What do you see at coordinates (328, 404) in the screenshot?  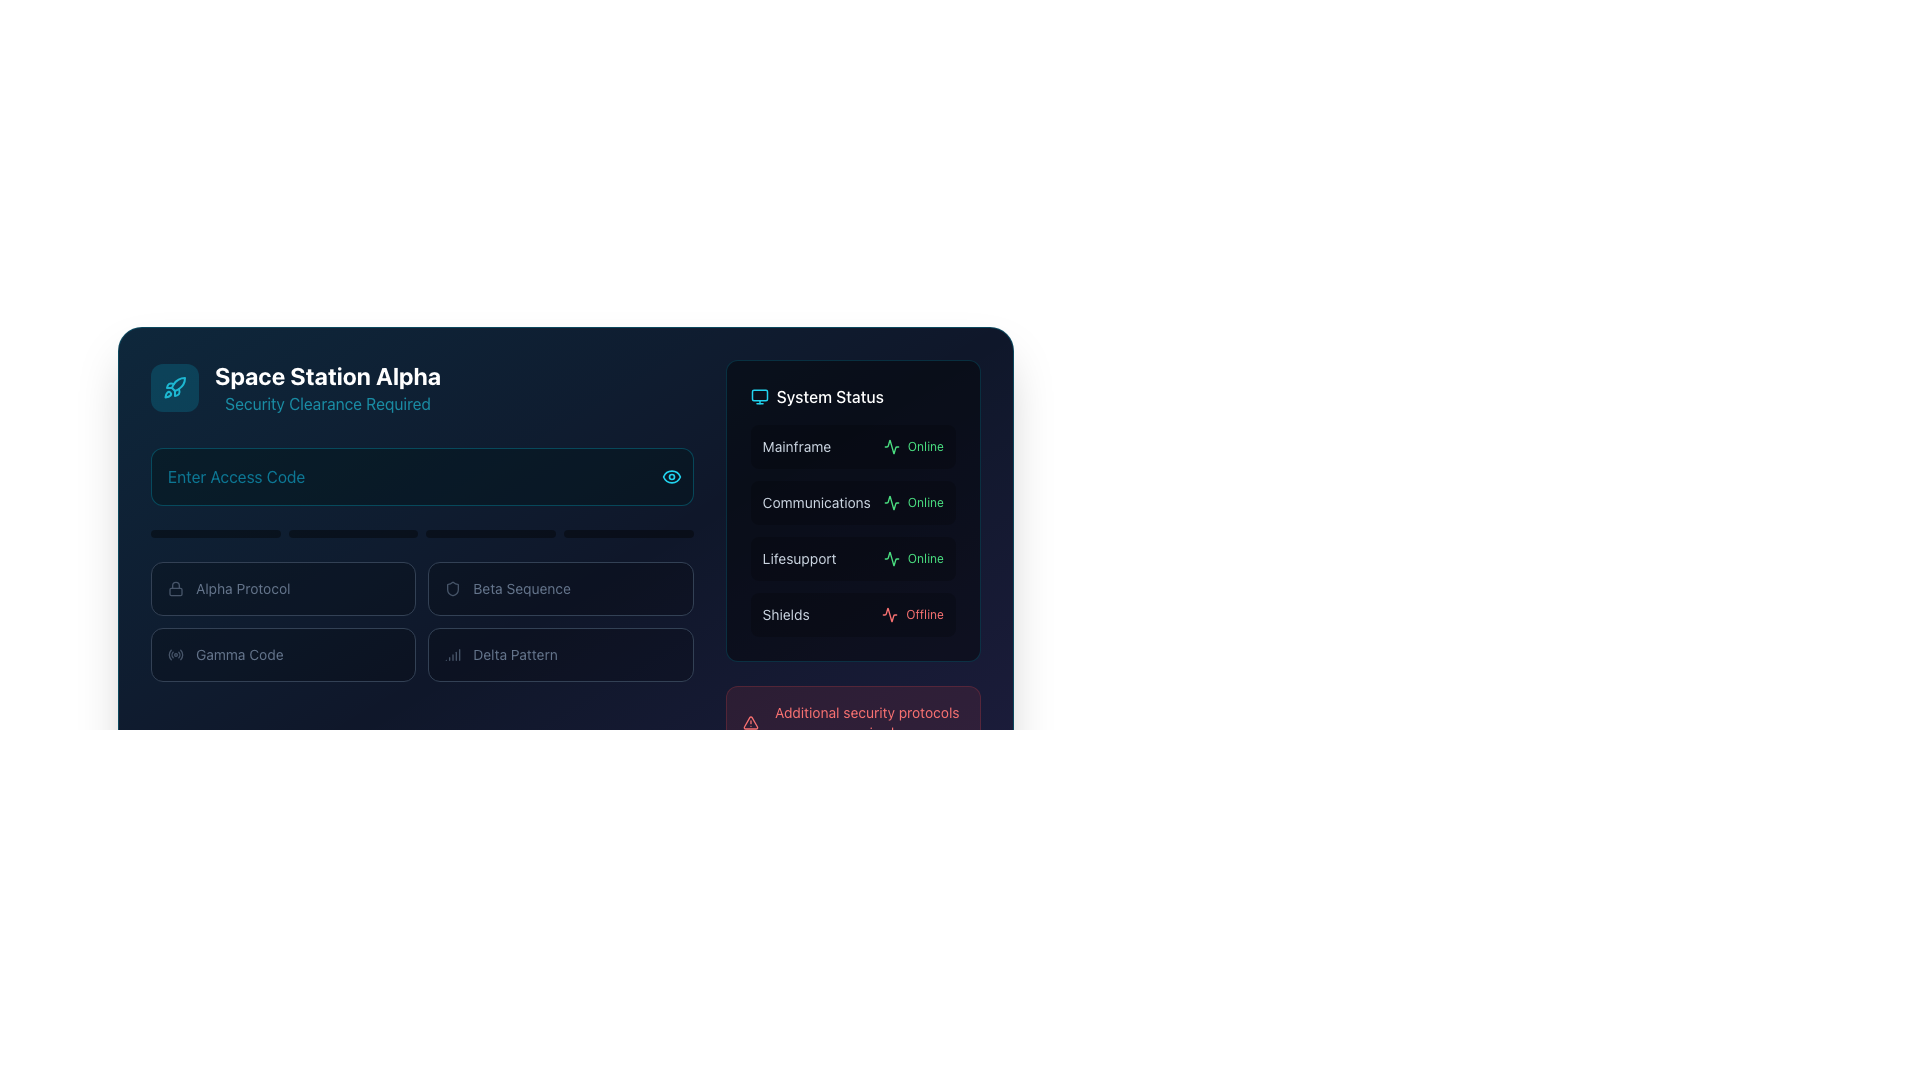 I see `the text label displaying 'Security Clearance Required' which is styled in cyan and located under 'Space Station Alpha'` at bounding box center [328, 404].